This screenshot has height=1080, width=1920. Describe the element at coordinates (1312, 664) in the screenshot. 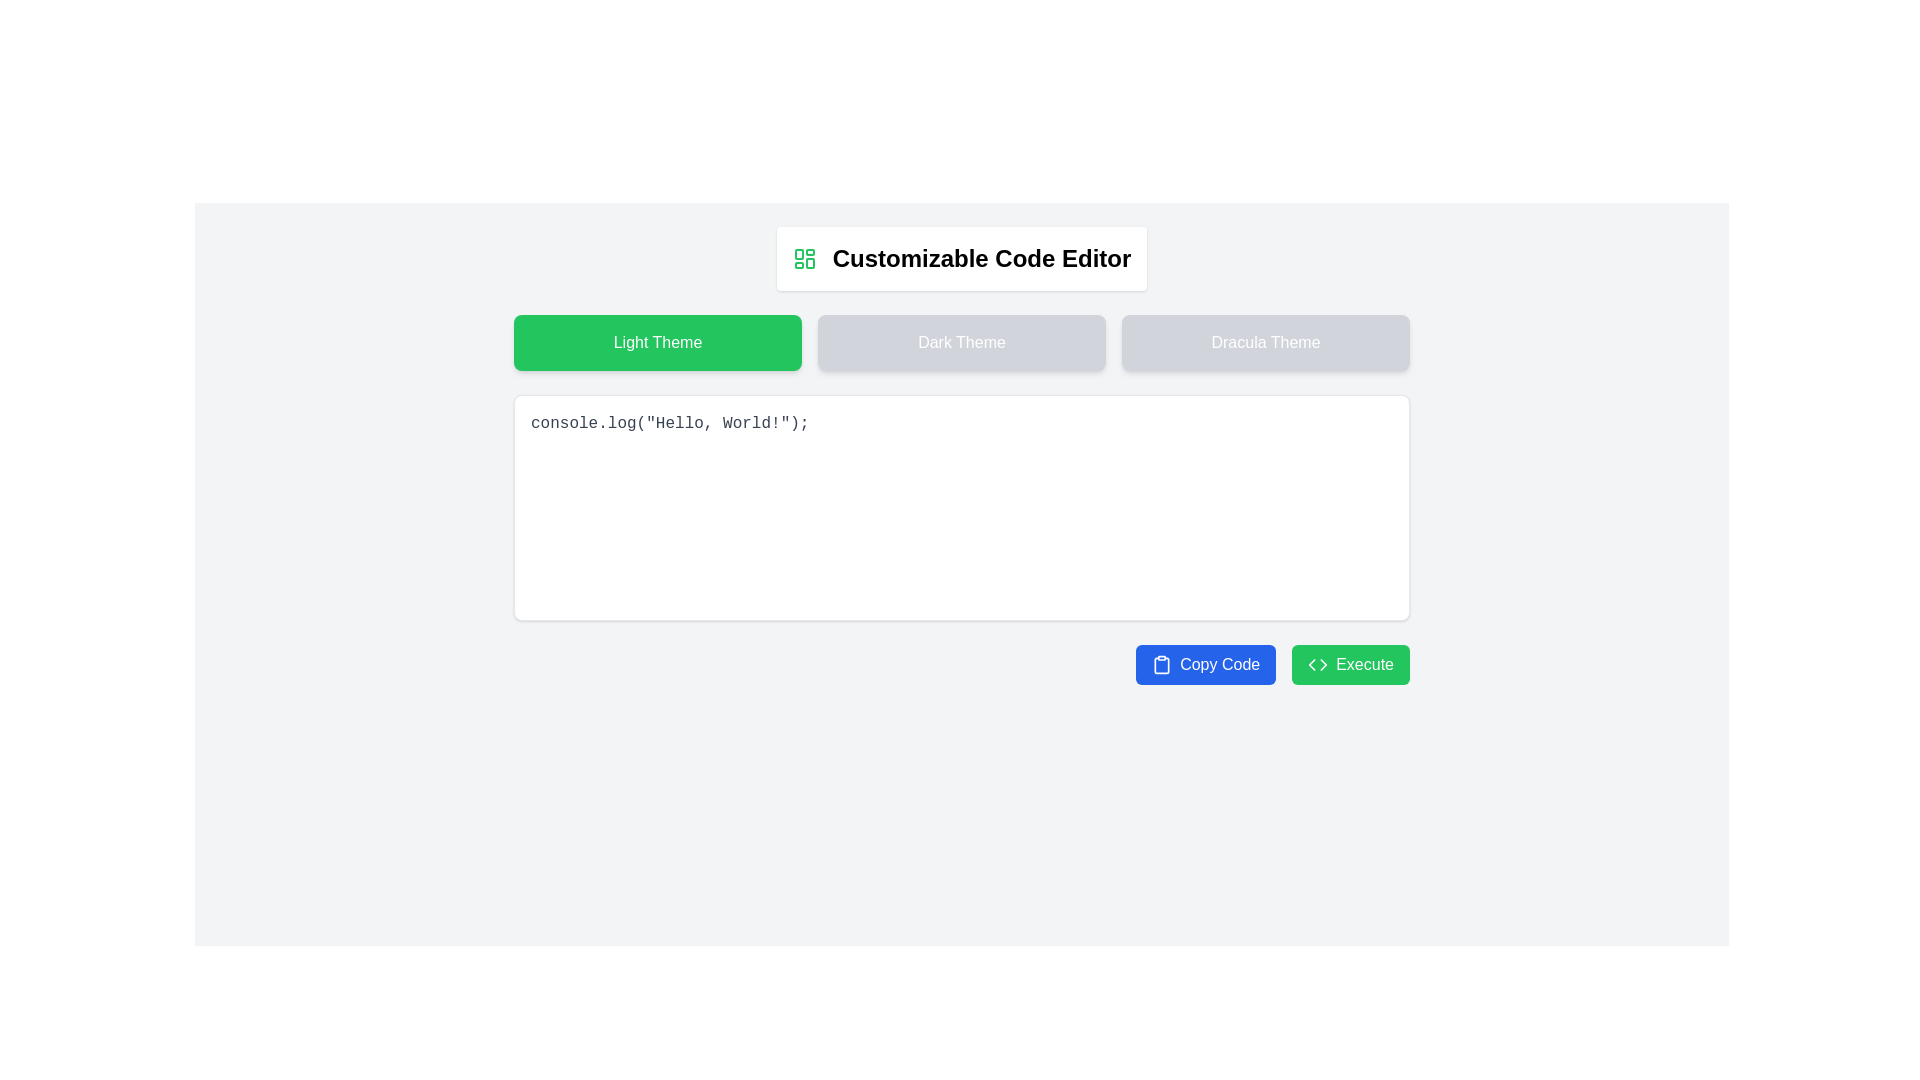

I see `the left triangle of the SVG 'code' icon, which represents the opening angle bracket in a code context` at that location.